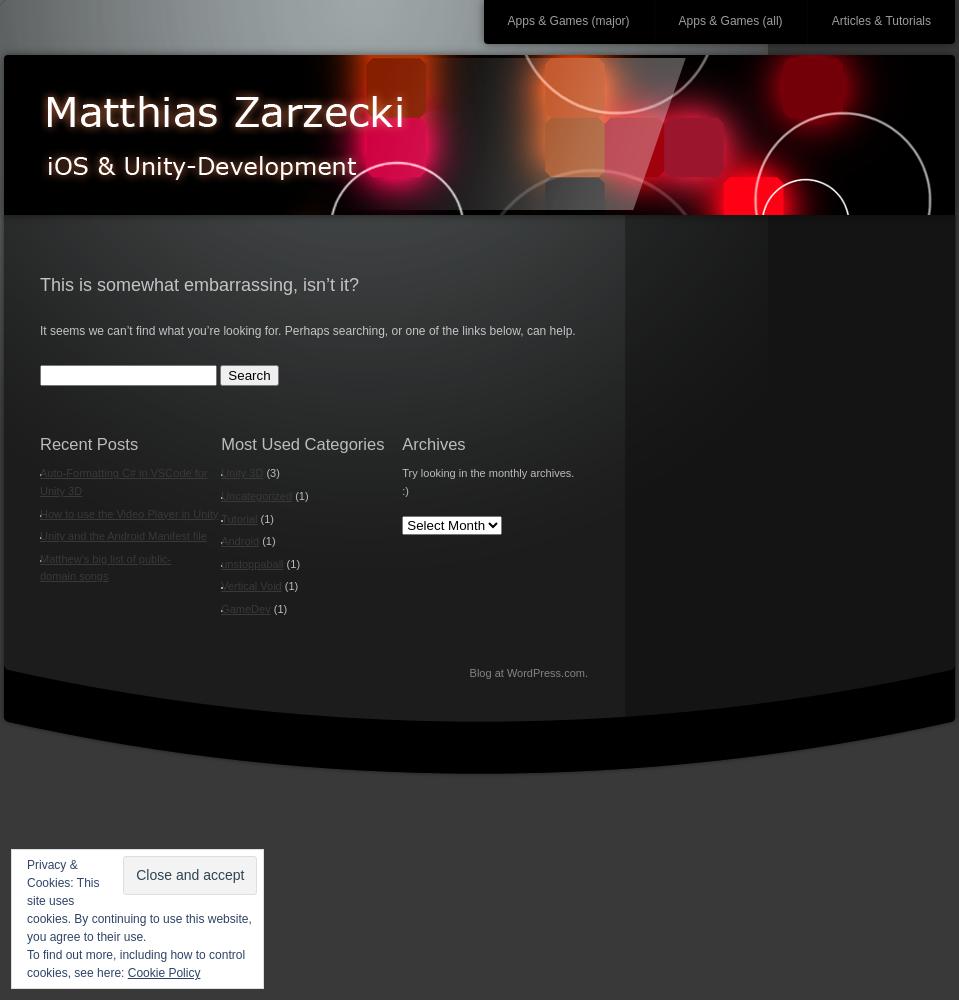 The width and height of the screenshot is (959, 1000). Describe the element at coordinates (528, 672) in the screenshot. I see `'Blog at WordPress.com.'` at that location.